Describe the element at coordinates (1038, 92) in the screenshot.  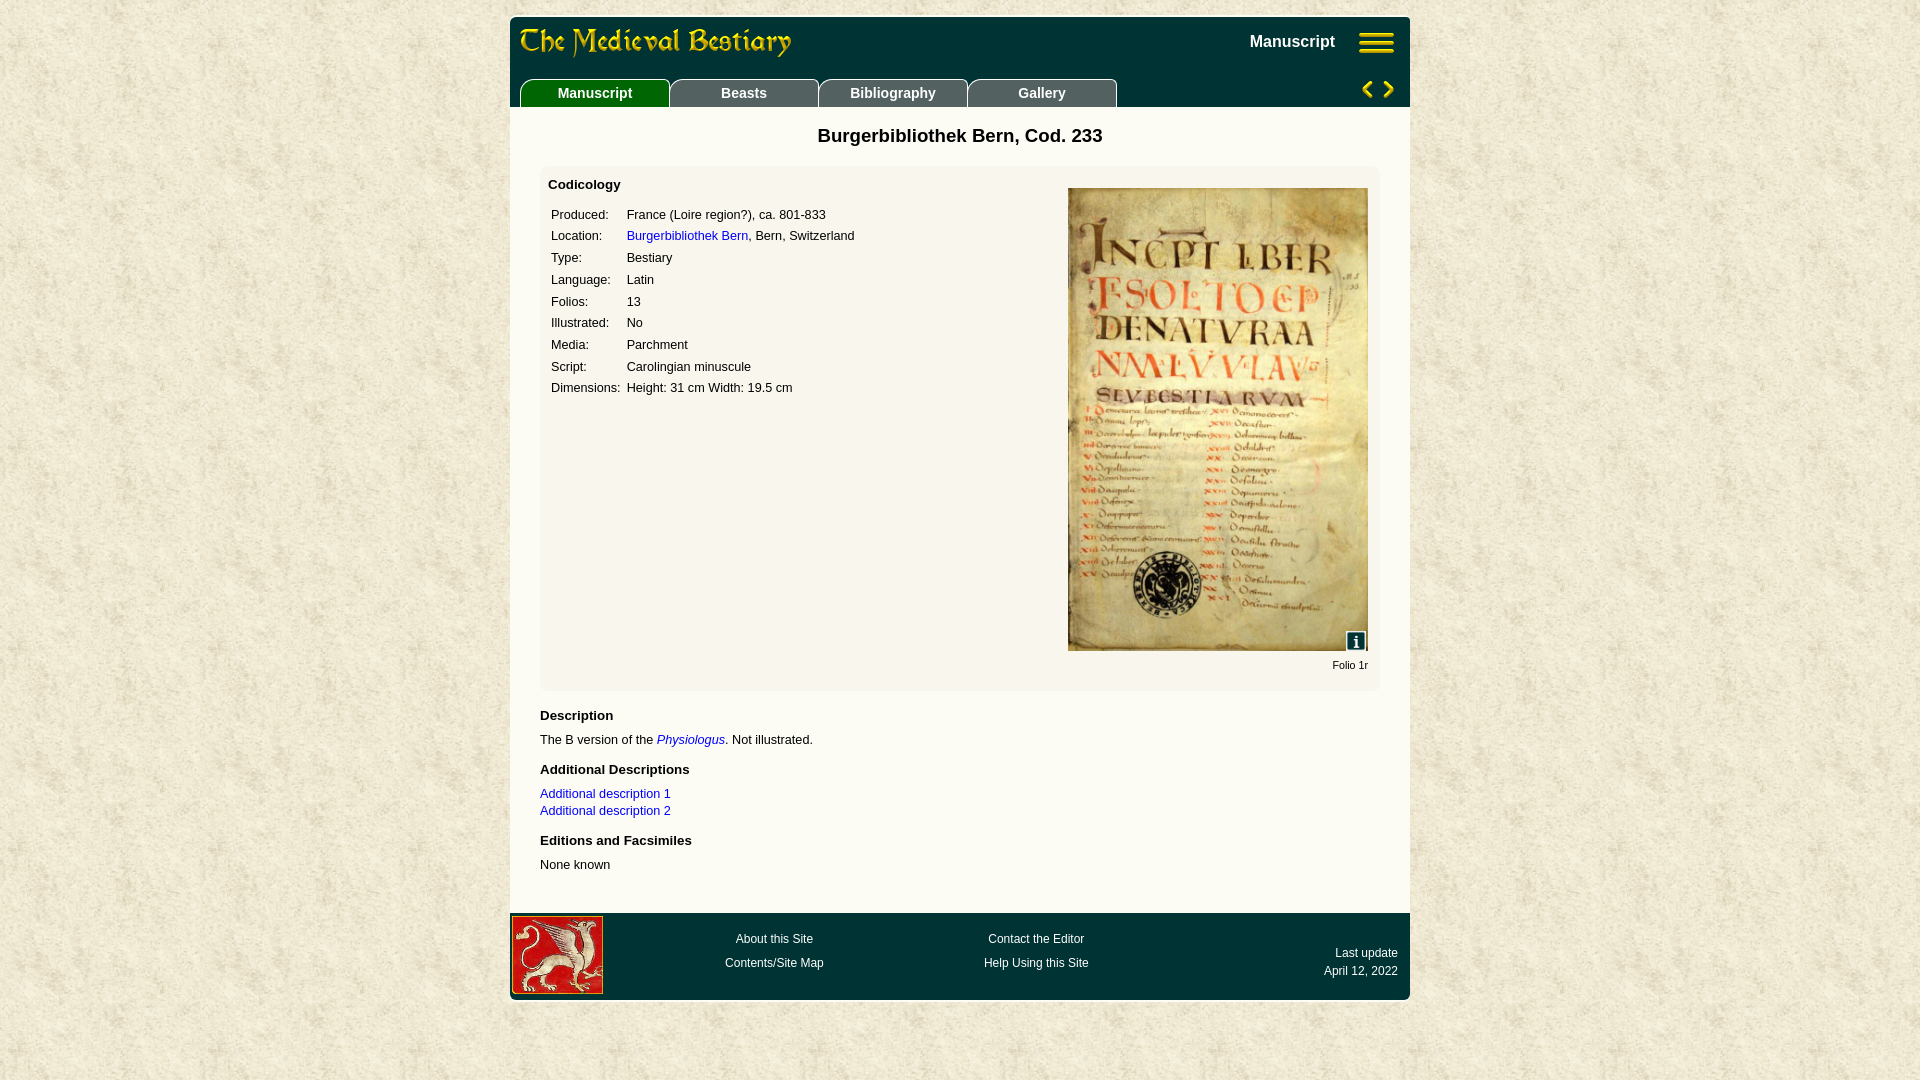
I see `'Gallery'` at that location.